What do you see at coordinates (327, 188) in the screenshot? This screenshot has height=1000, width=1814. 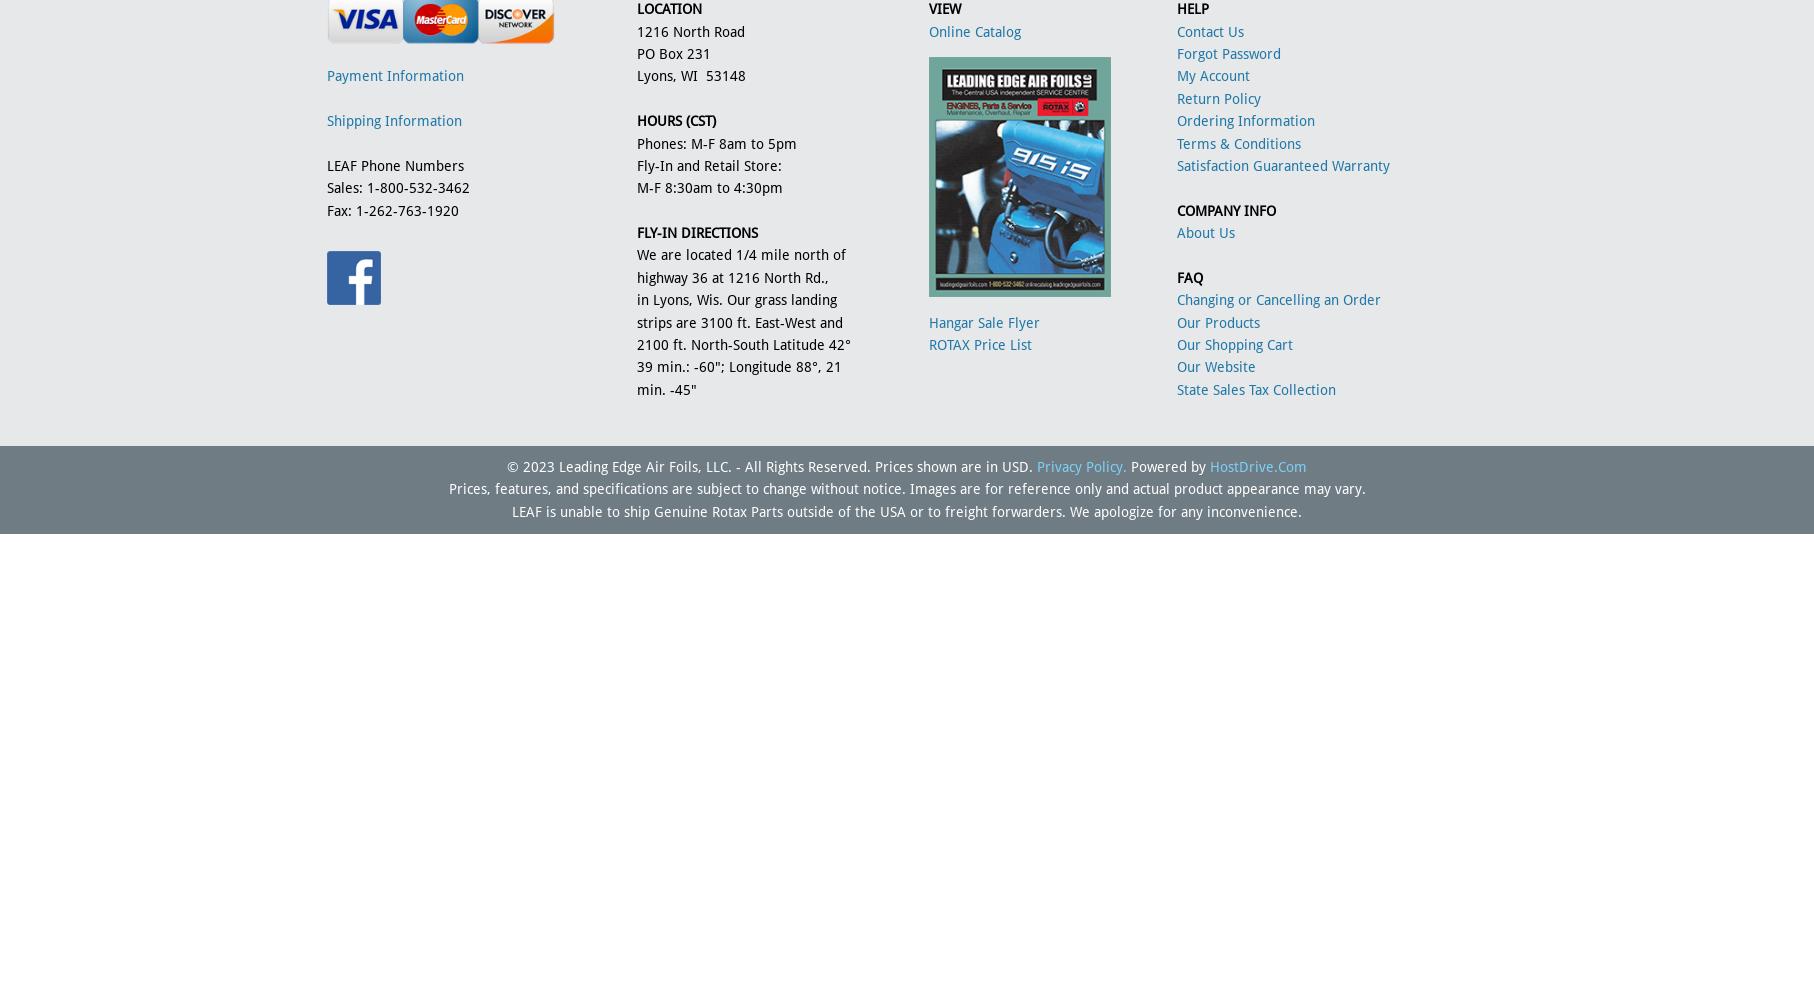 I see `'Sales: 1-800-532-3462'` at bounding box center [327, 188].